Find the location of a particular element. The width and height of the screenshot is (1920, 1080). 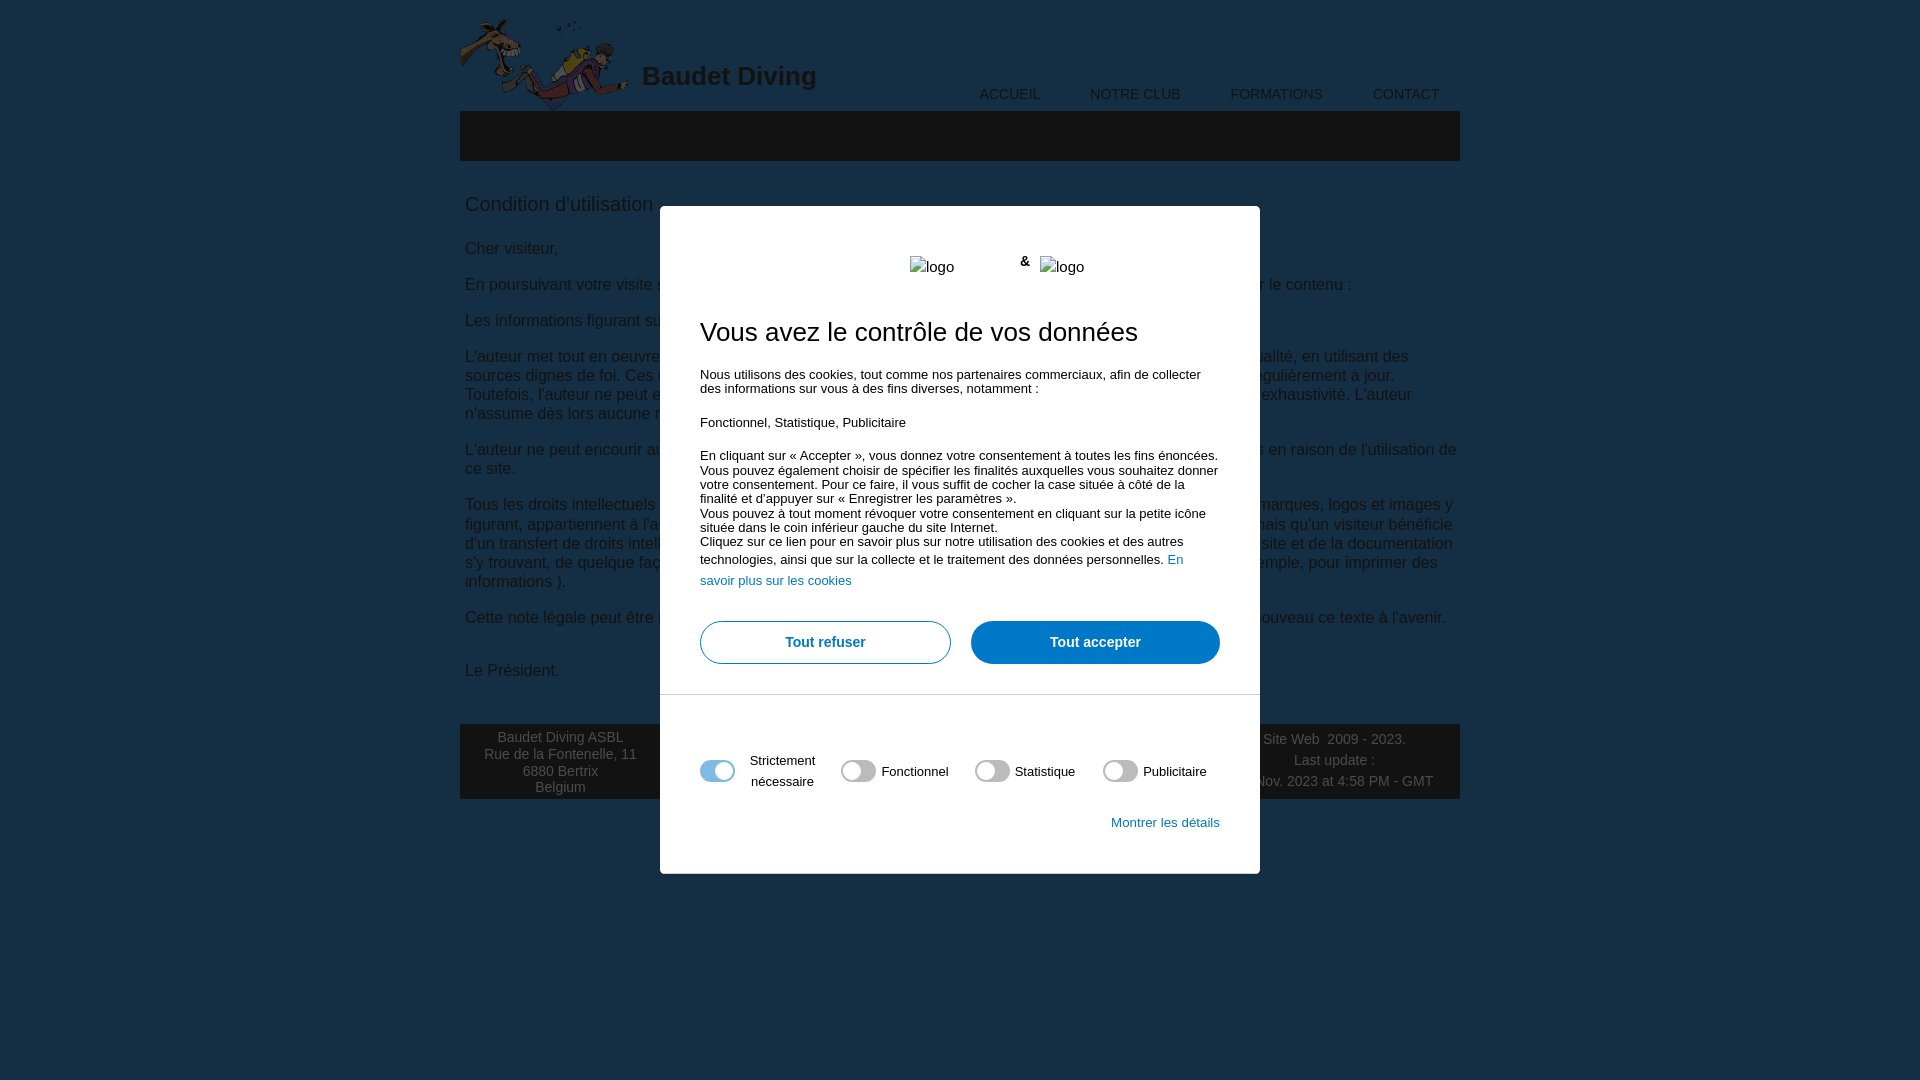

'FORMATIONS' is located at coordinates (1275, 88).